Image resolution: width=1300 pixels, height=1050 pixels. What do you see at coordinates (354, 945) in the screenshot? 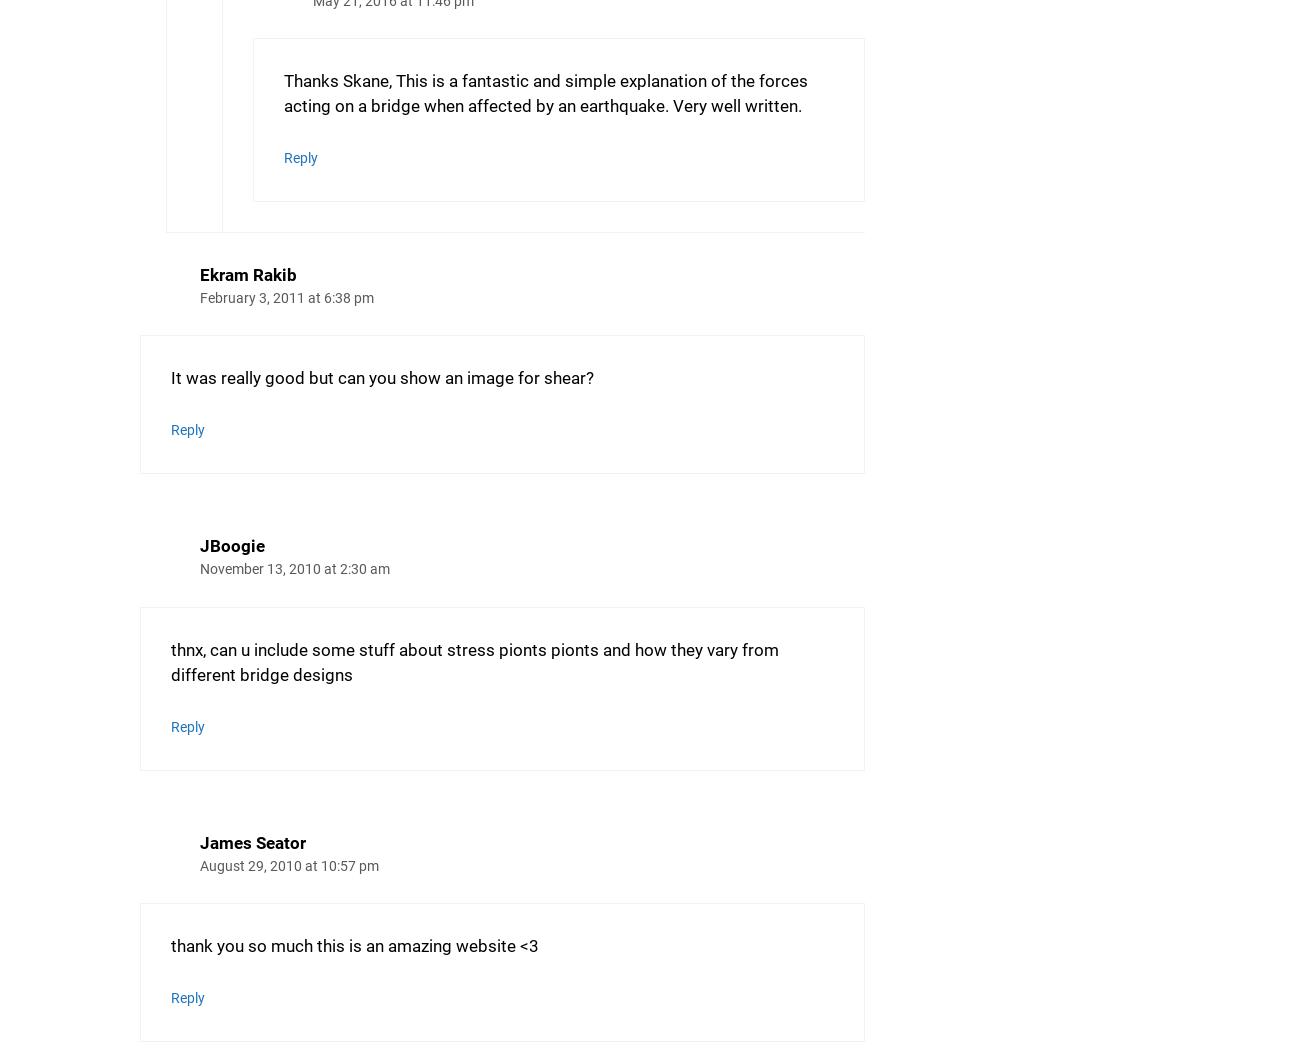
I see `'thank you so much this is an amazing website <3'` at bounding box center [354, 945].